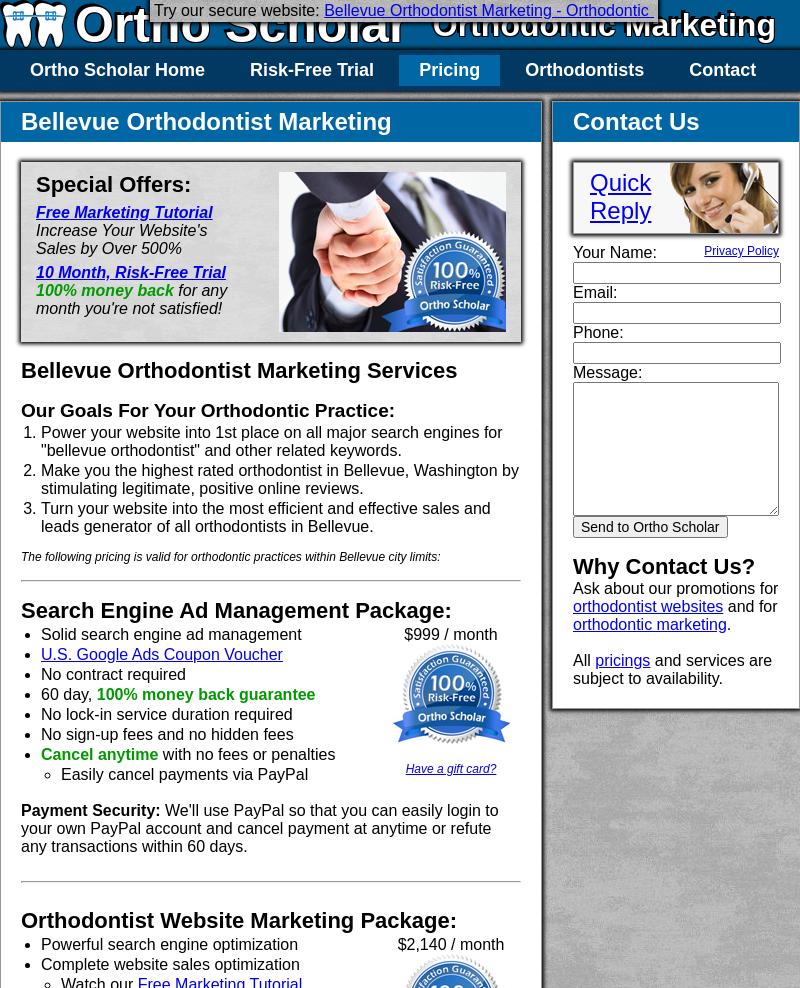  What do you see at coordinates (120, 230) in the screenshot?
I see `'Increase Your Website's'` at bounding box center [120, 230].